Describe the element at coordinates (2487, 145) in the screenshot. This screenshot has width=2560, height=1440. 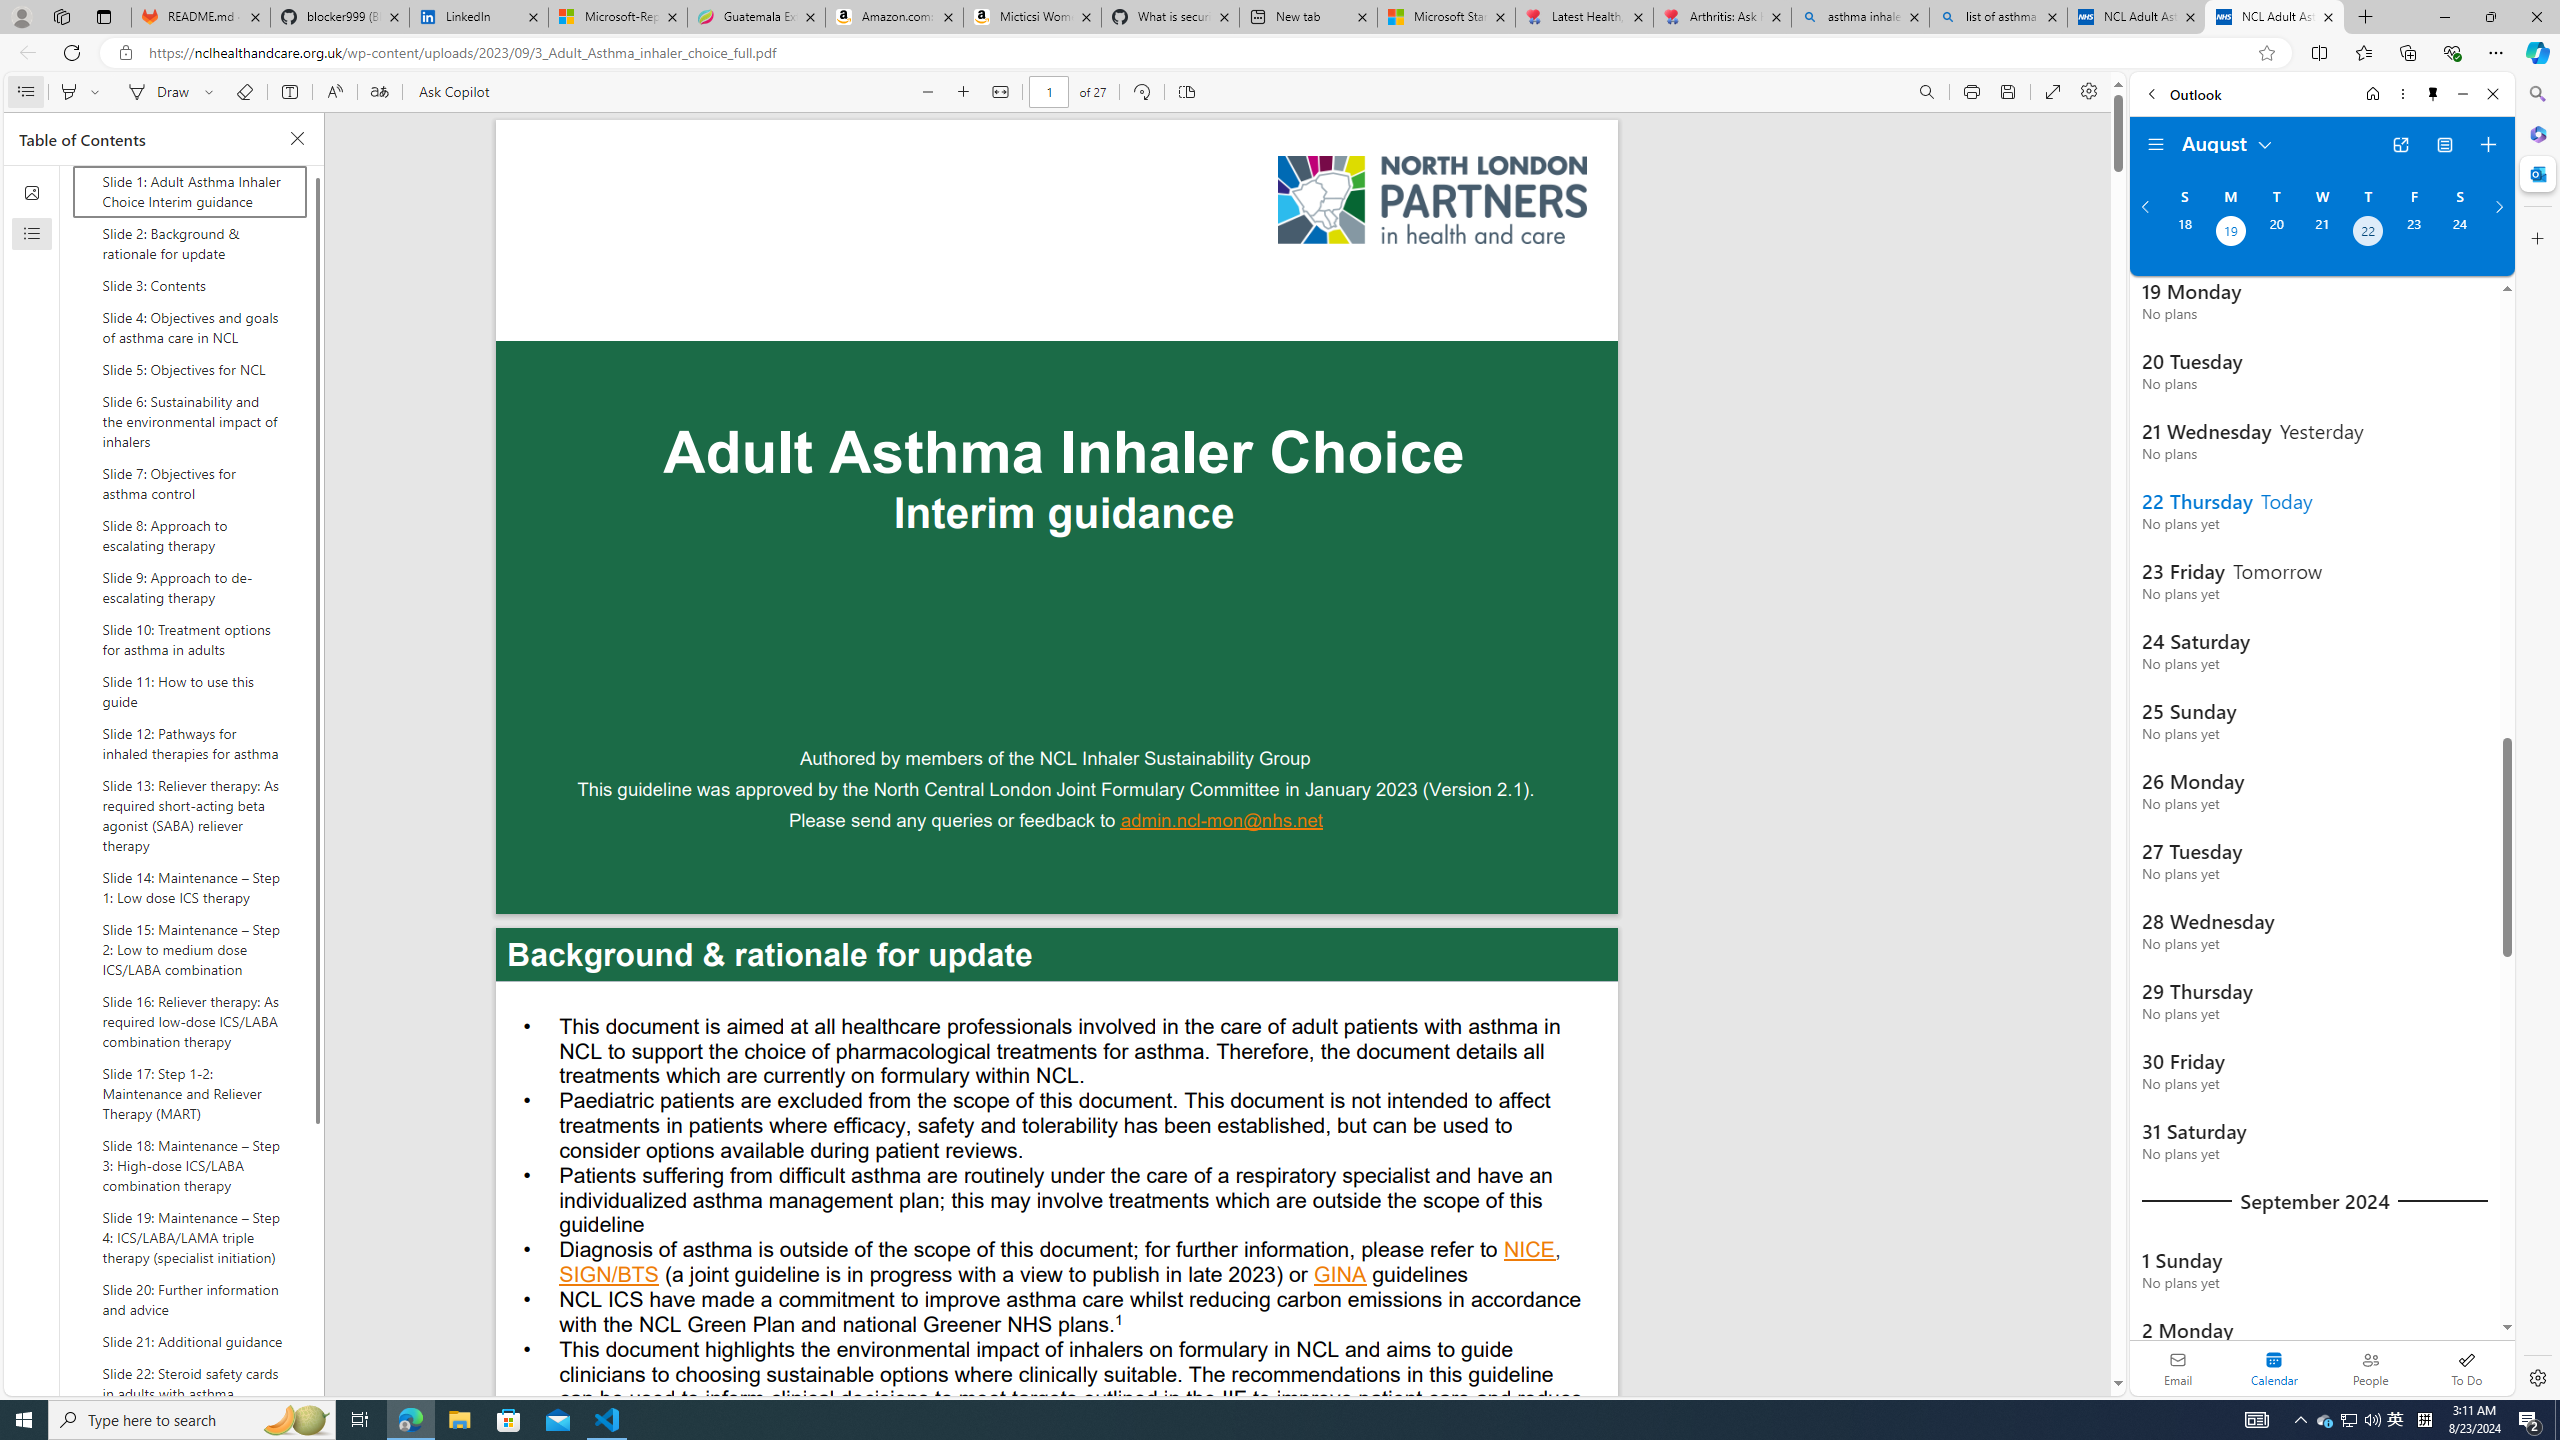
I see `'Create event'` at that location.